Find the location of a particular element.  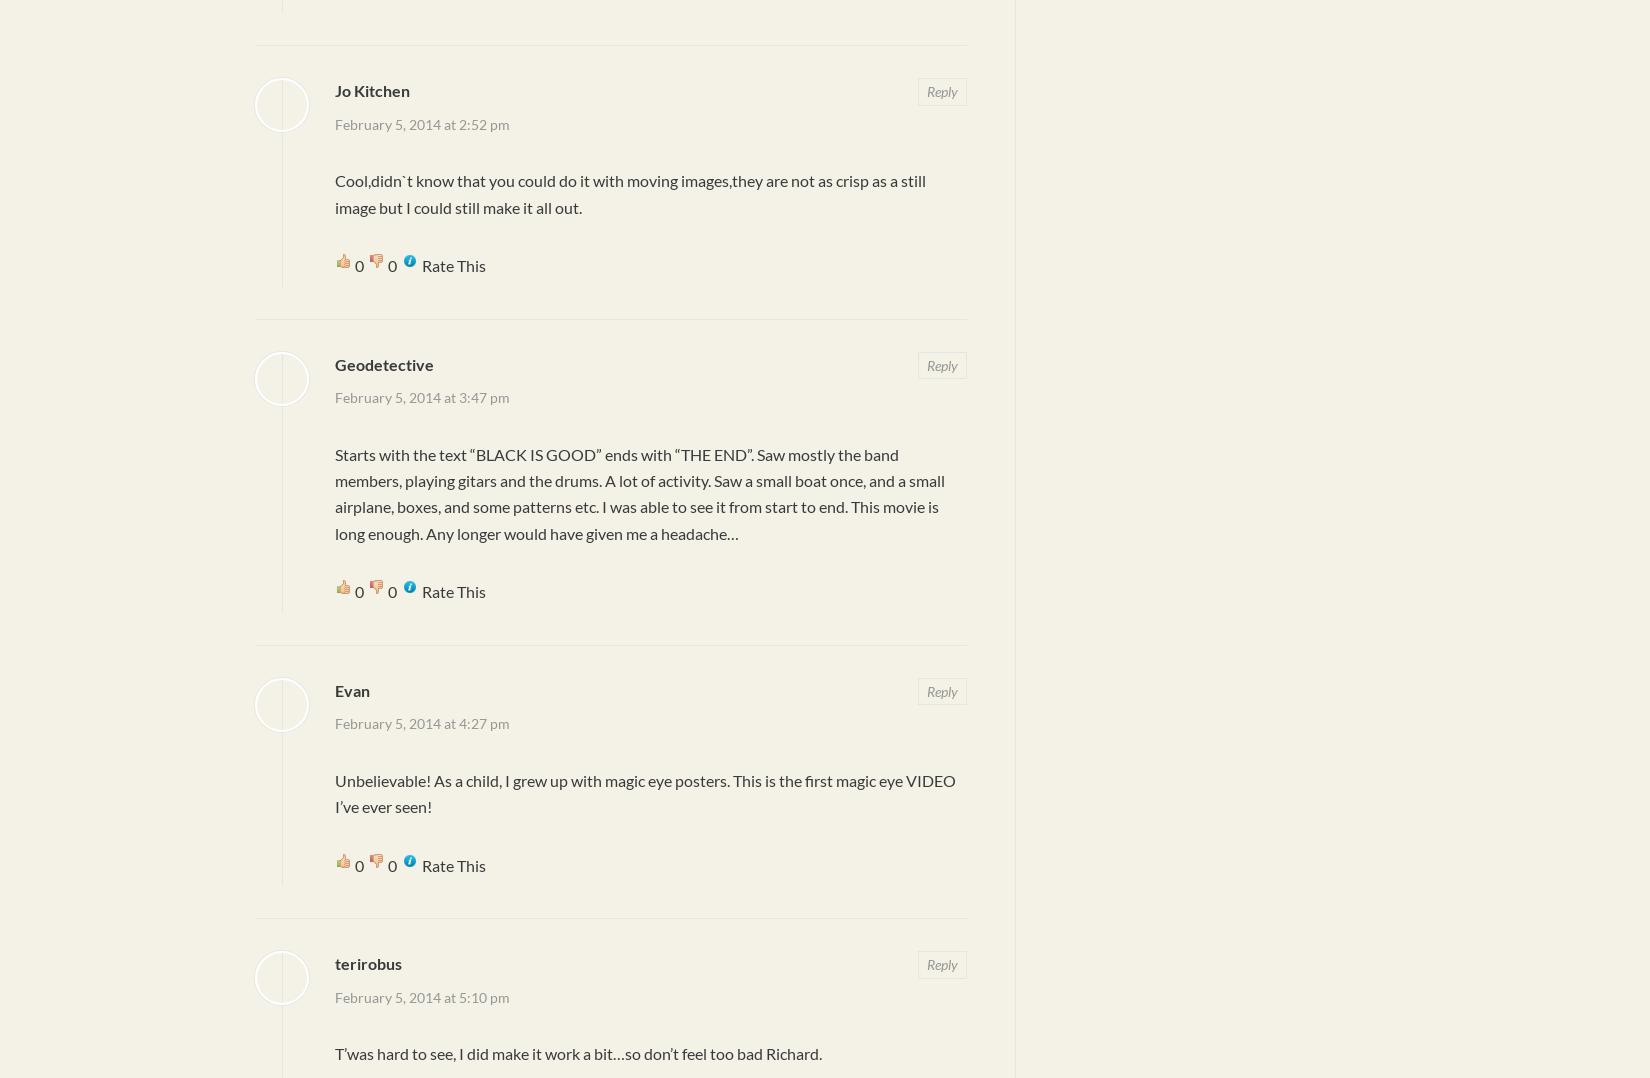

'February 5, 2014 at 2:52 pm' is located at coordinates (421, 123).